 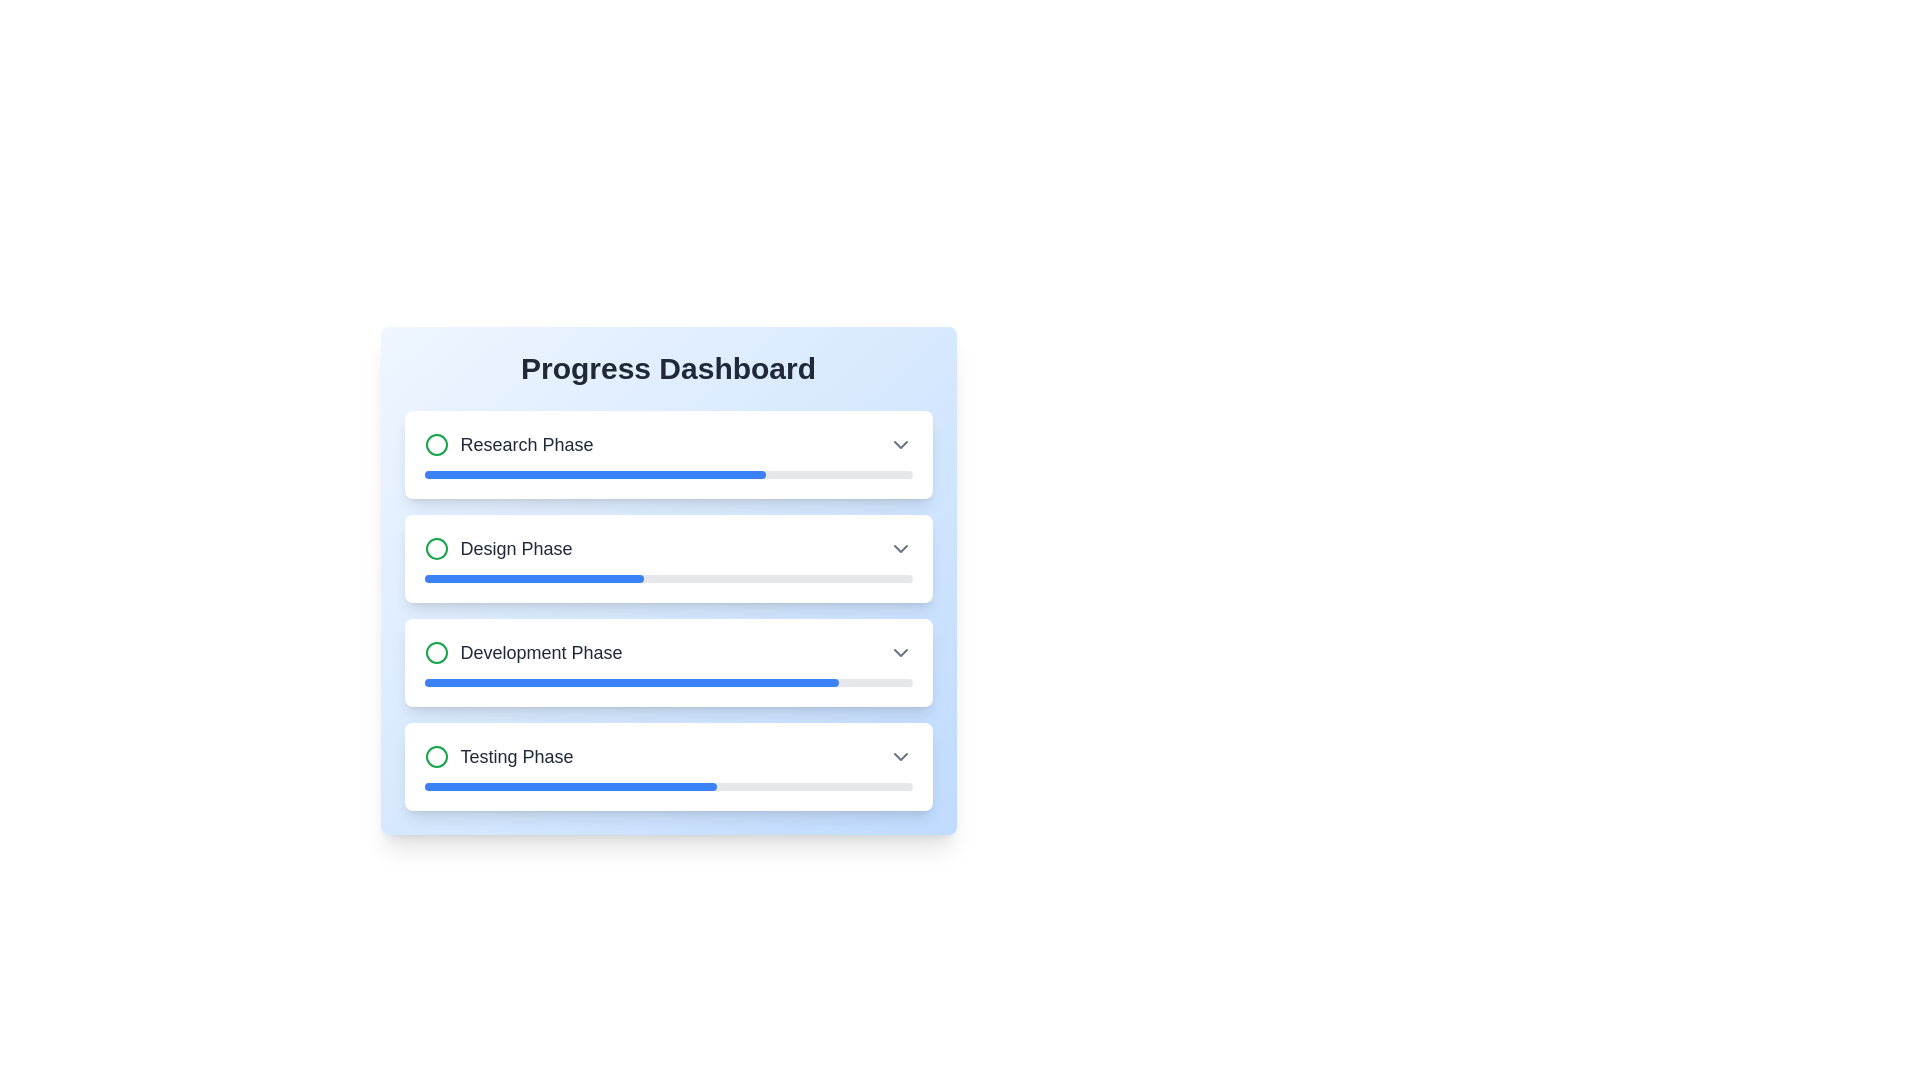 I want to click on the 'Research Phase' label with icon located at the top-left corner of the progress dashboard list, so click(x=508, y=443).